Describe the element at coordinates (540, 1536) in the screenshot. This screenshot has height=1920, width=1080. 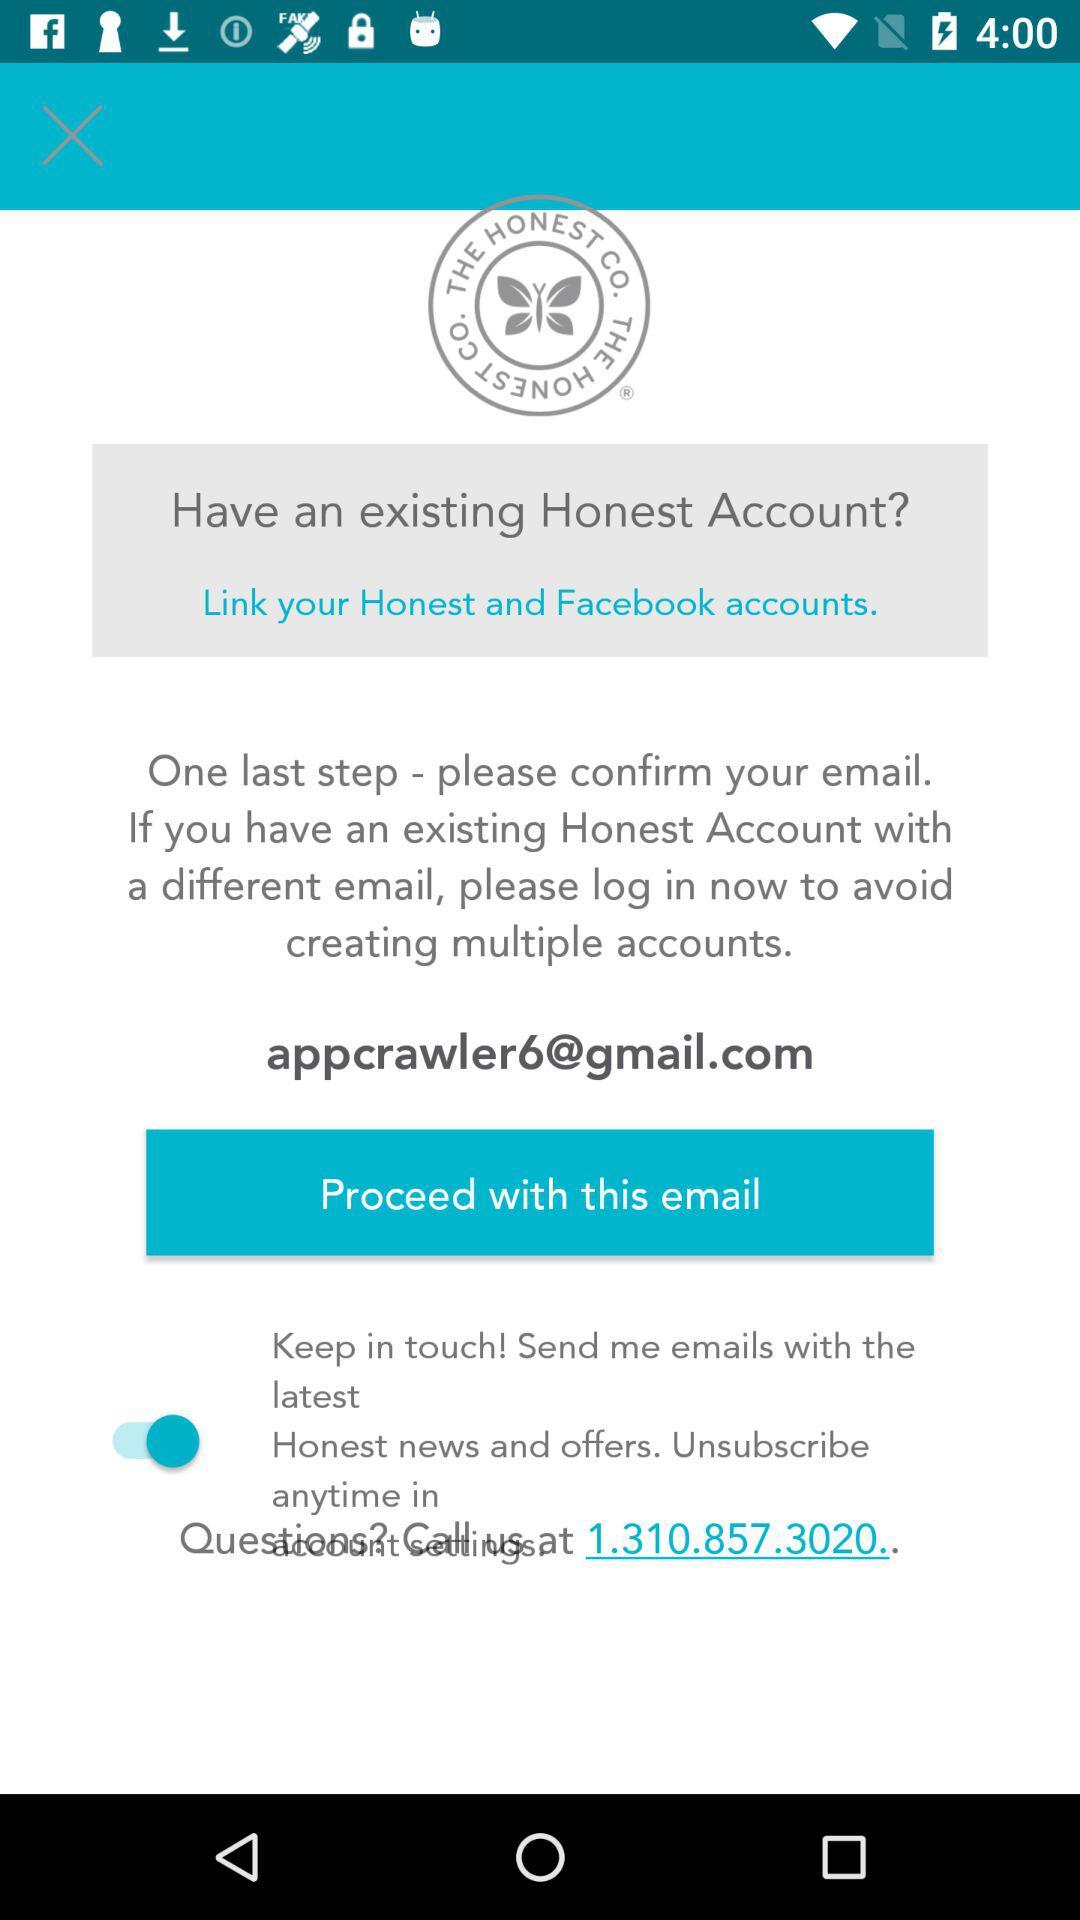
I see `the icon below the proceed with this` at that location.